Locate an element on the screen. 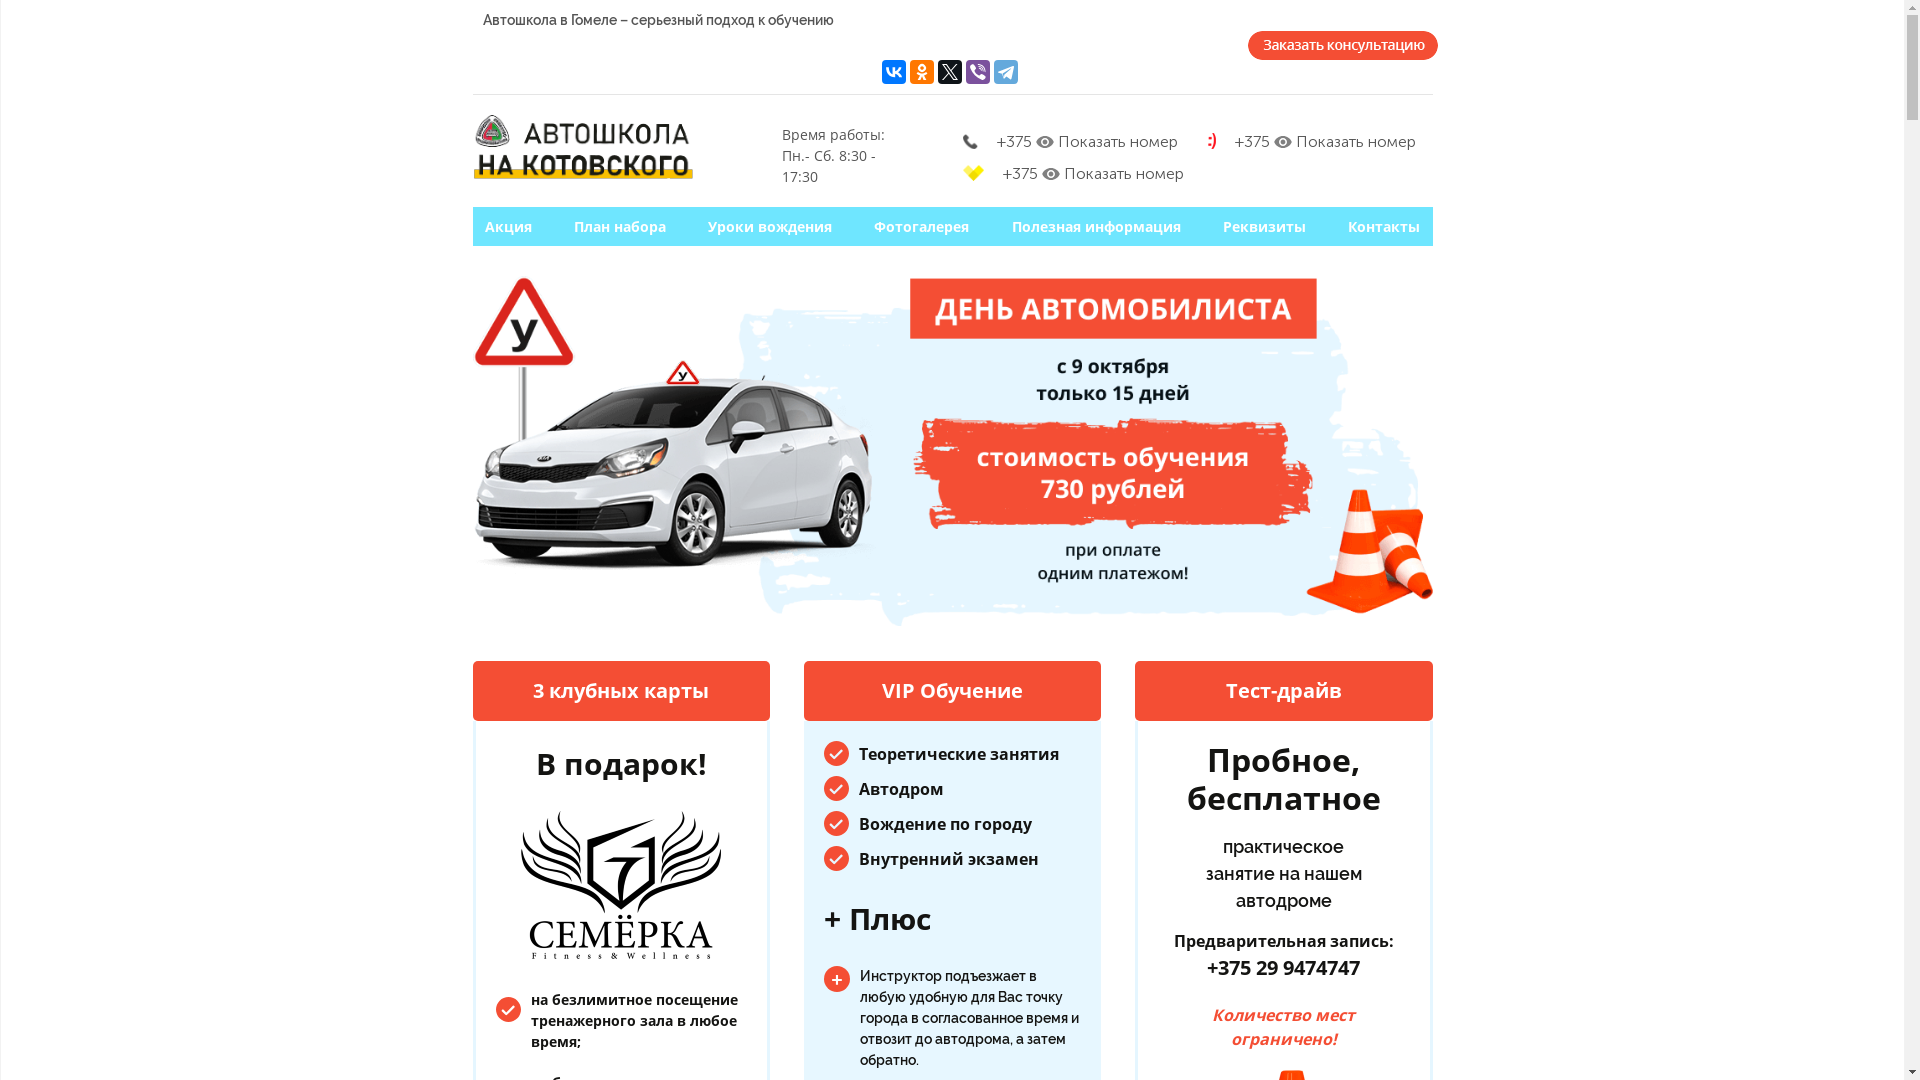  'Viber' is located at coordinates (965, 71).